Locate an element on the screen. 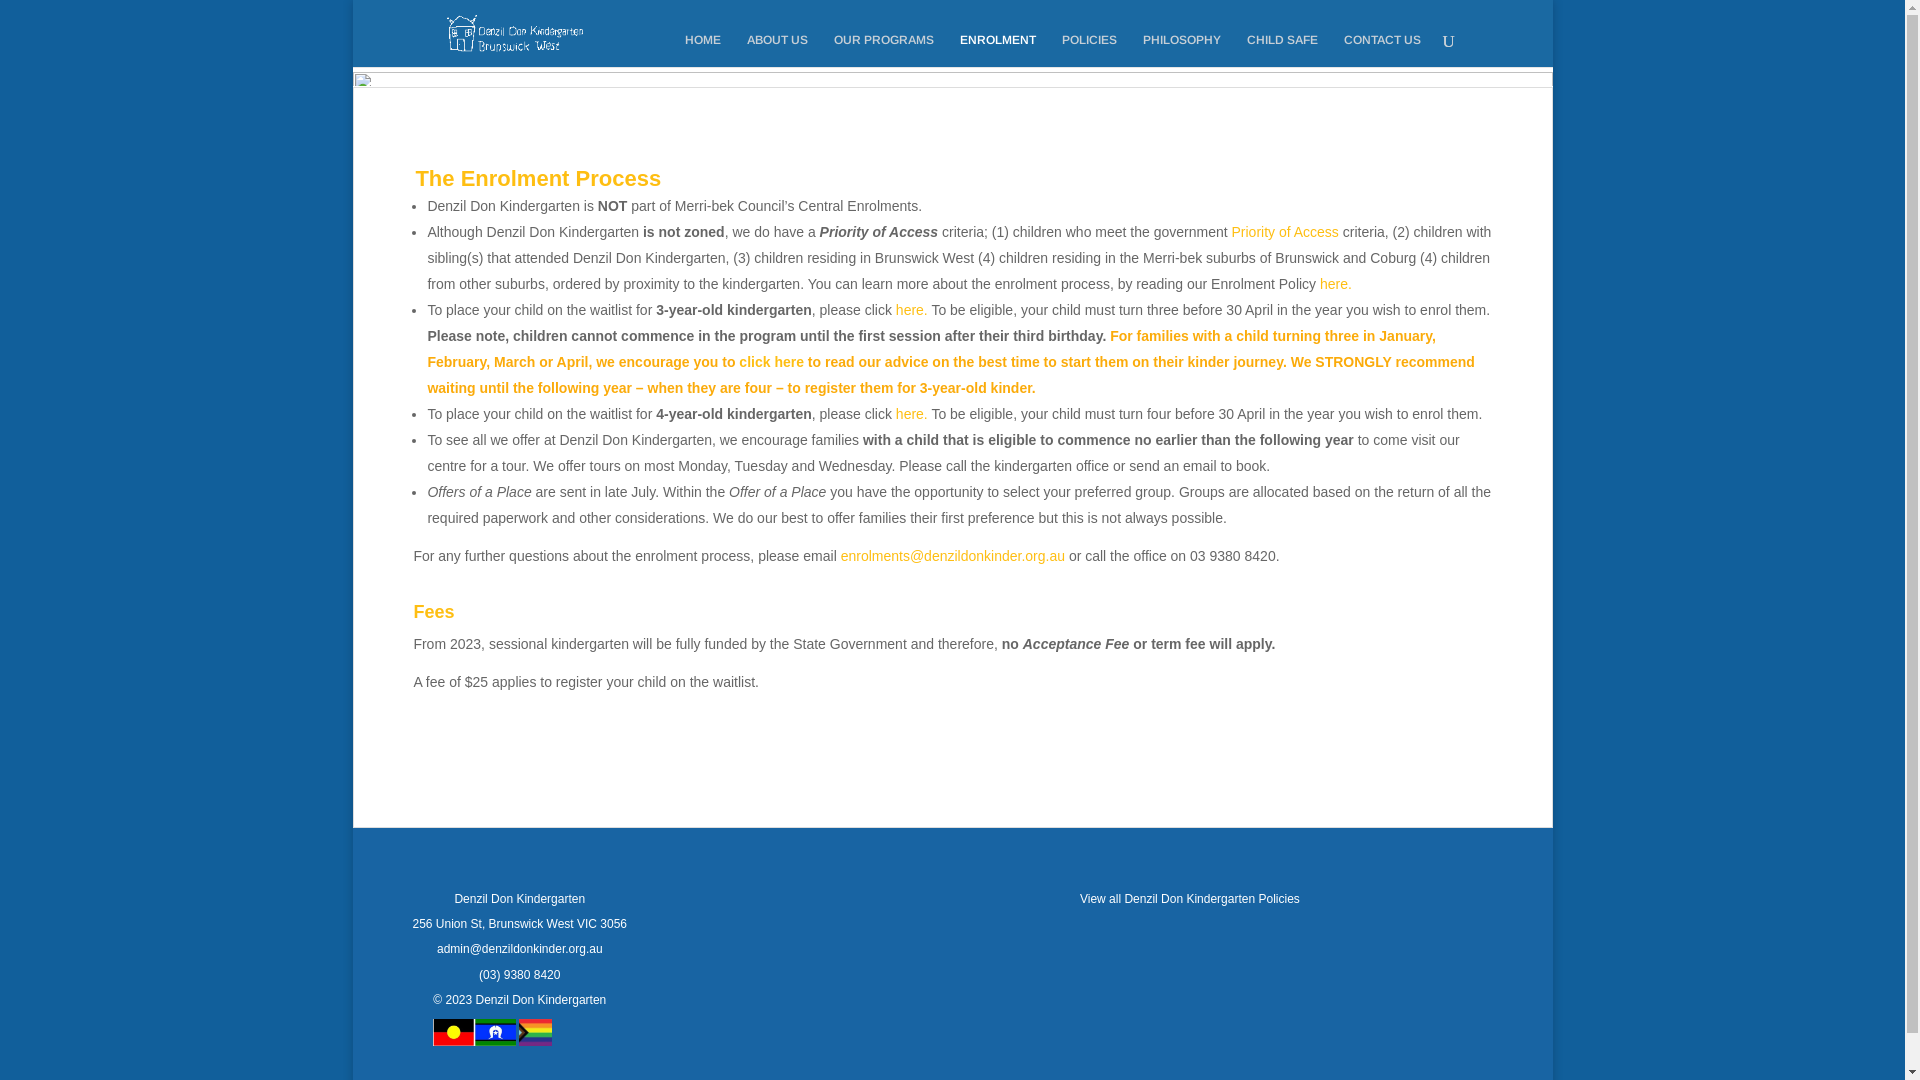 This screenshot has width=1920, height=1080. 'OUR PROGRAMS' is located at coordinates (882, 49).